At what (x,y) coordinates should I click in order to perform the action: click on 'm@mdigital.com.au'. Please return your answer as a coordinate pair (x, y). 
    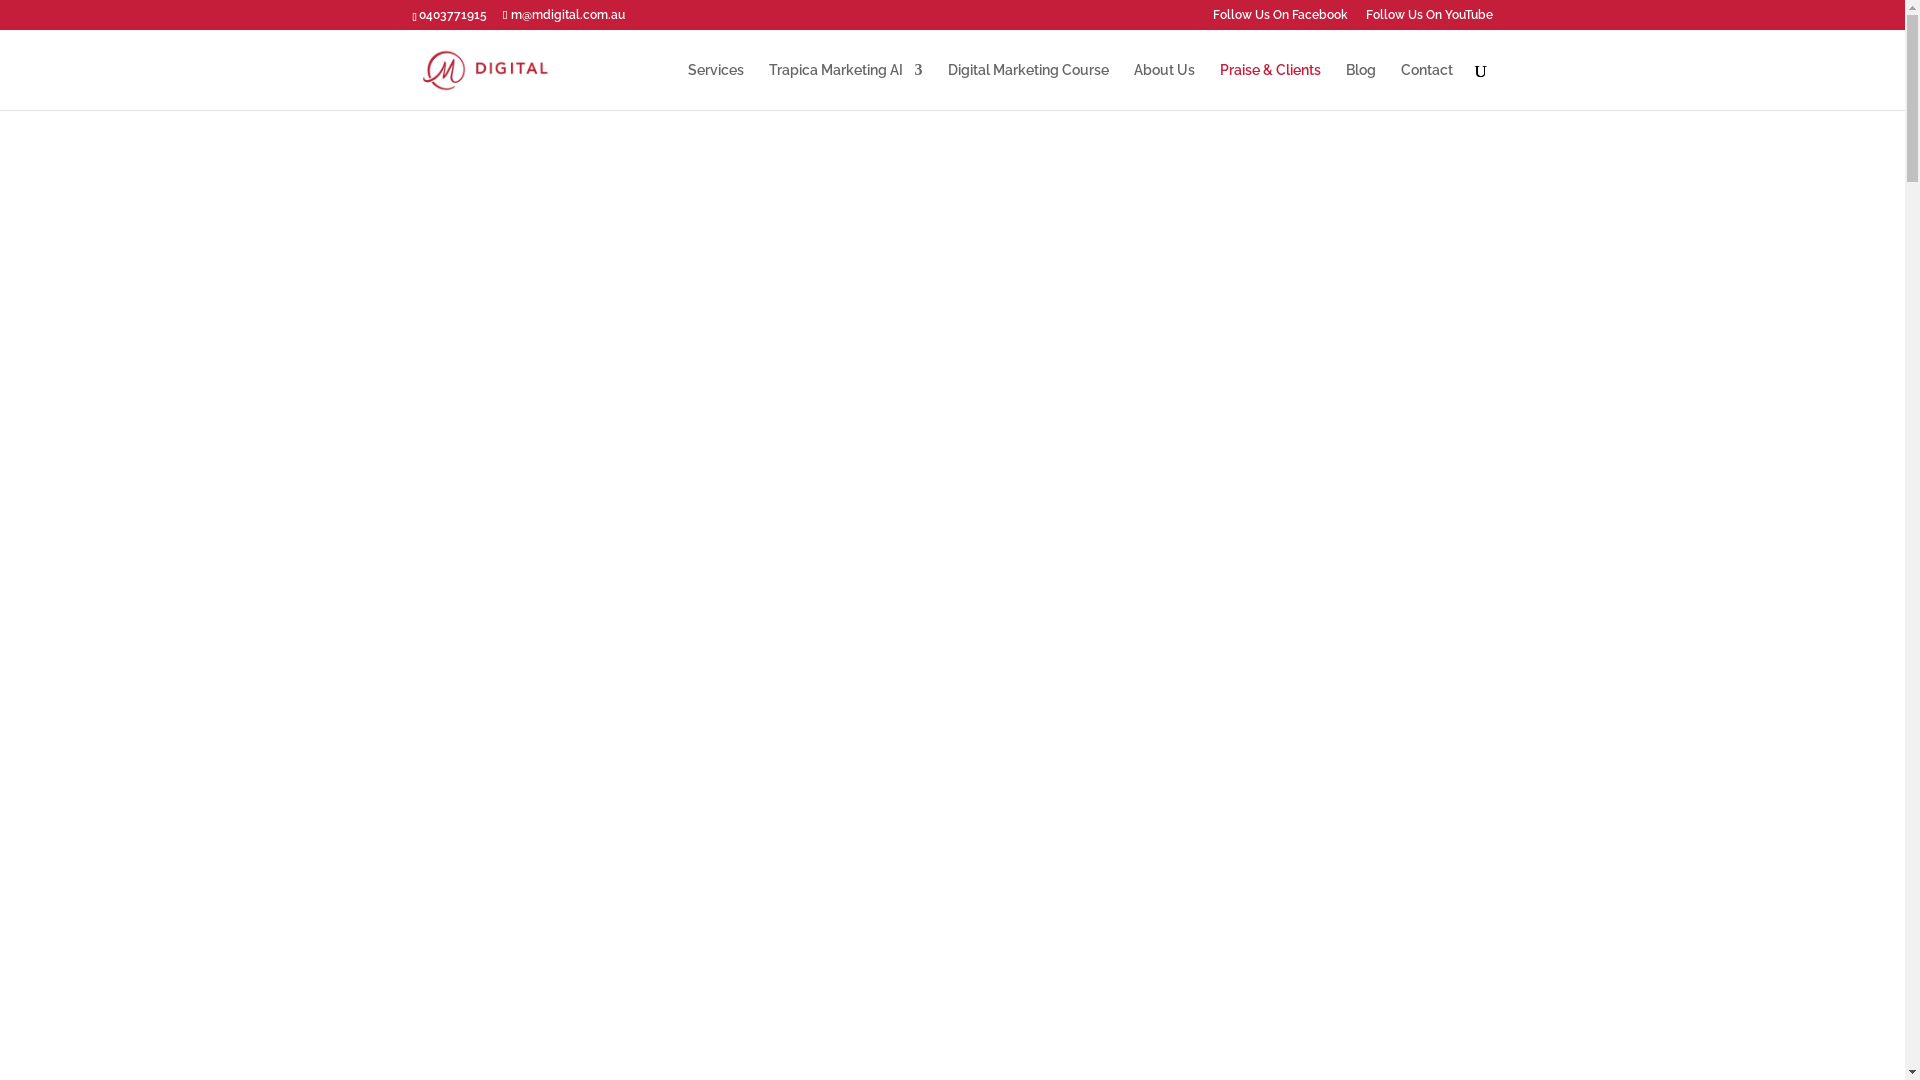
    Looking at the image, I should click on (562, 15).